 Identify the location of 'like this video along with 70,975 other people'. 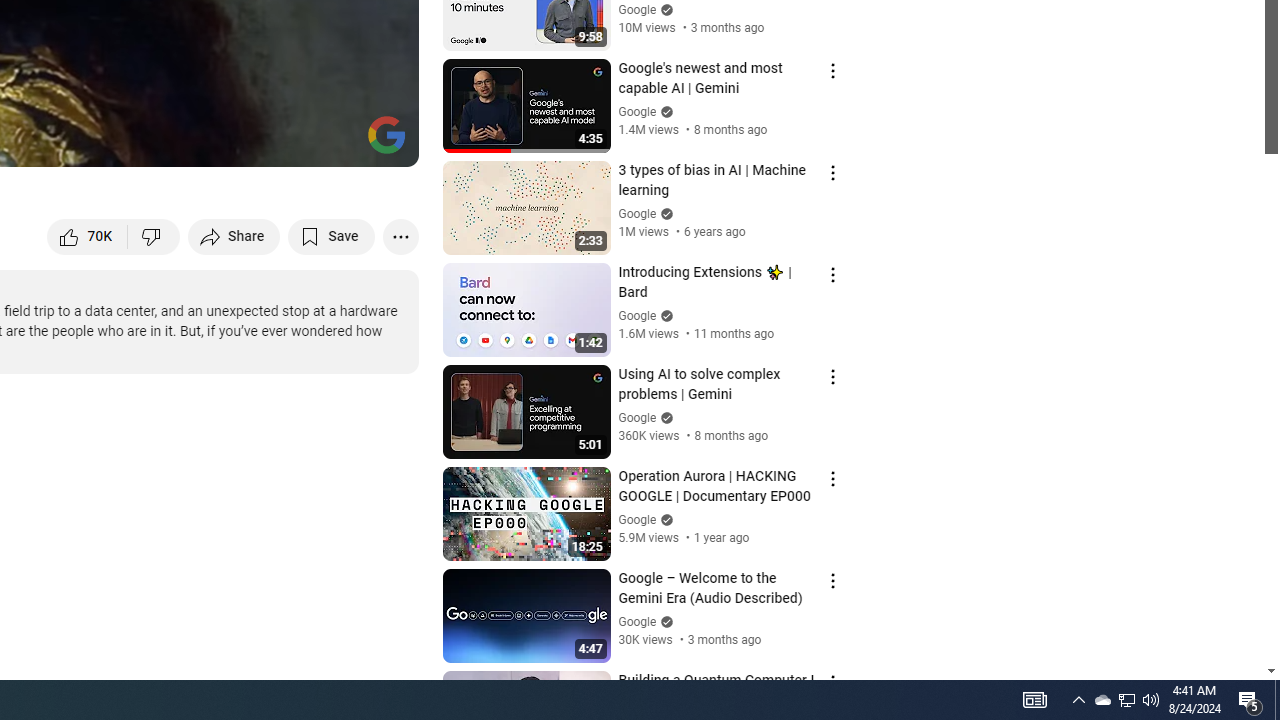
(87, 235).